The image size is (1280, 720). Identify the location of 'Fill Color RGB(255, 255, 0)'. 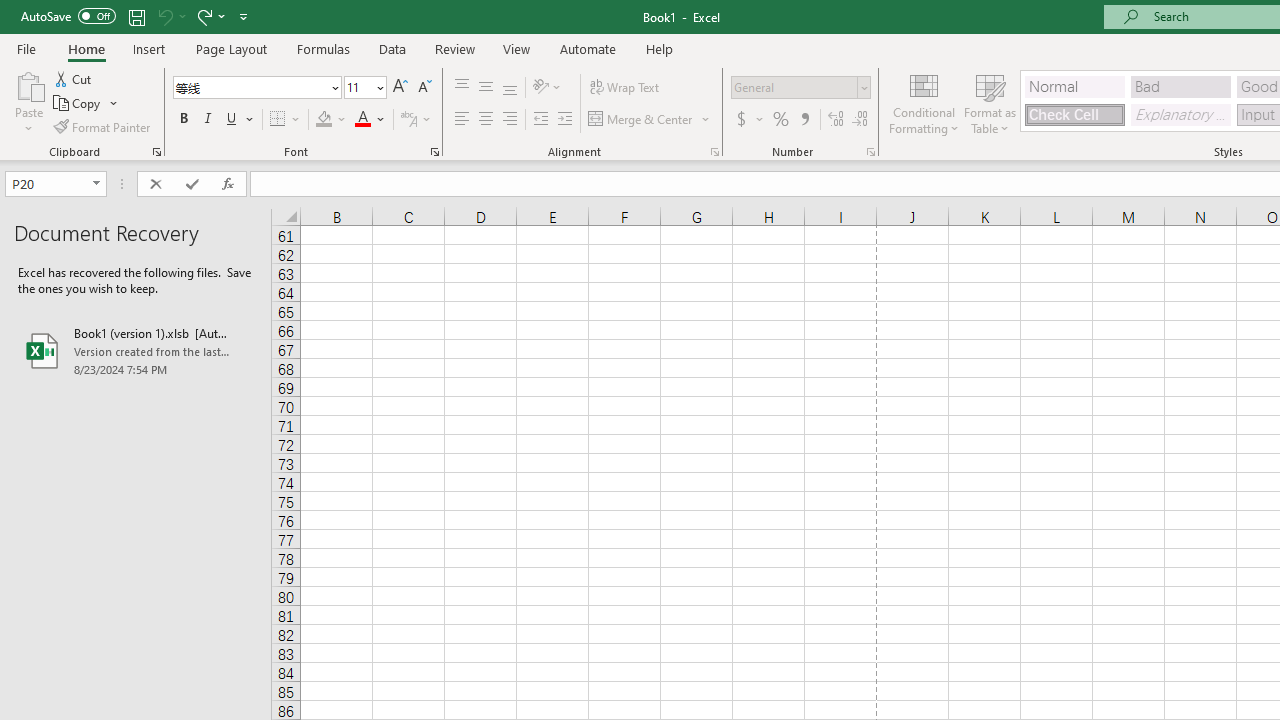
(324, 119).